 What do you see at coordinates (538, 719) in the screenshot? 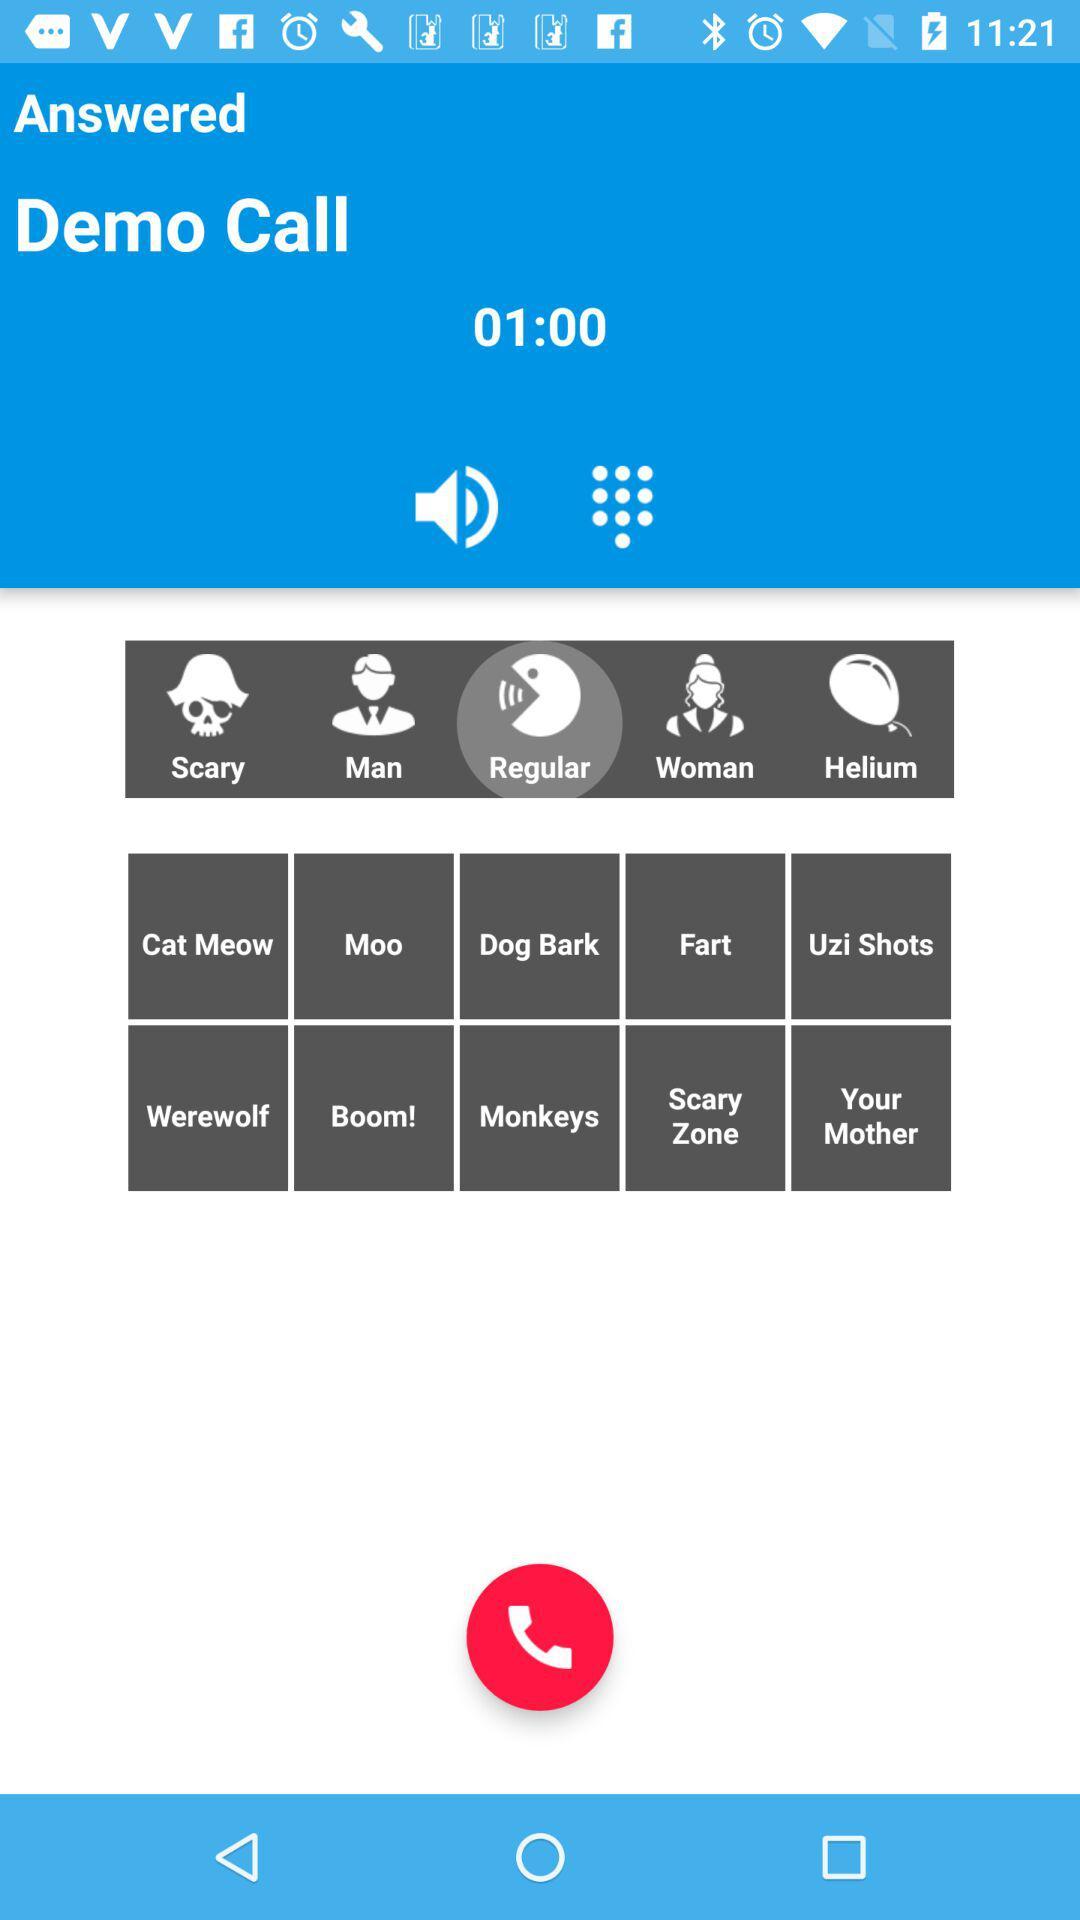
I see `icon next to the man item` at bounding box center [538, 719].